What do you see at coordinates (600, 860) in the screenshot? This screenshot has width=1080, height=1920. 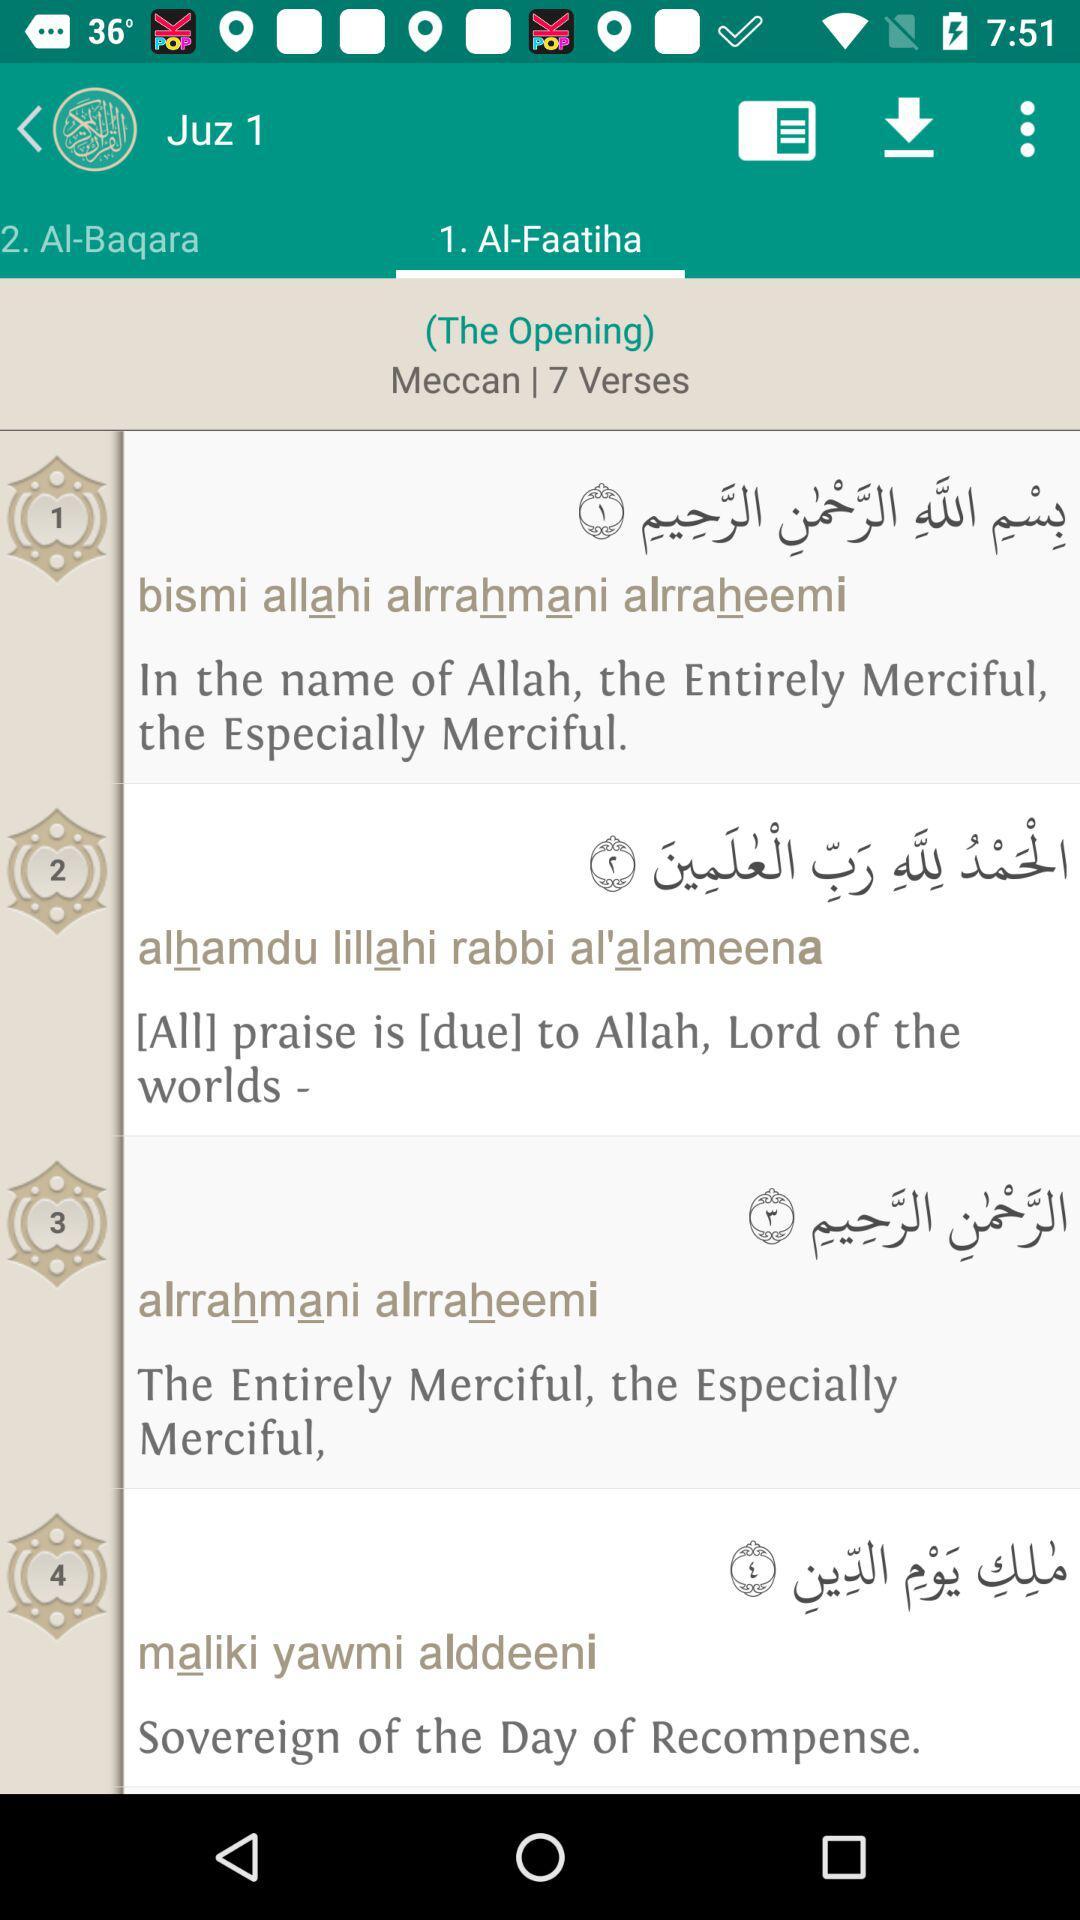 I see `icon next to 2 icon` at bounding box center [600, 860].